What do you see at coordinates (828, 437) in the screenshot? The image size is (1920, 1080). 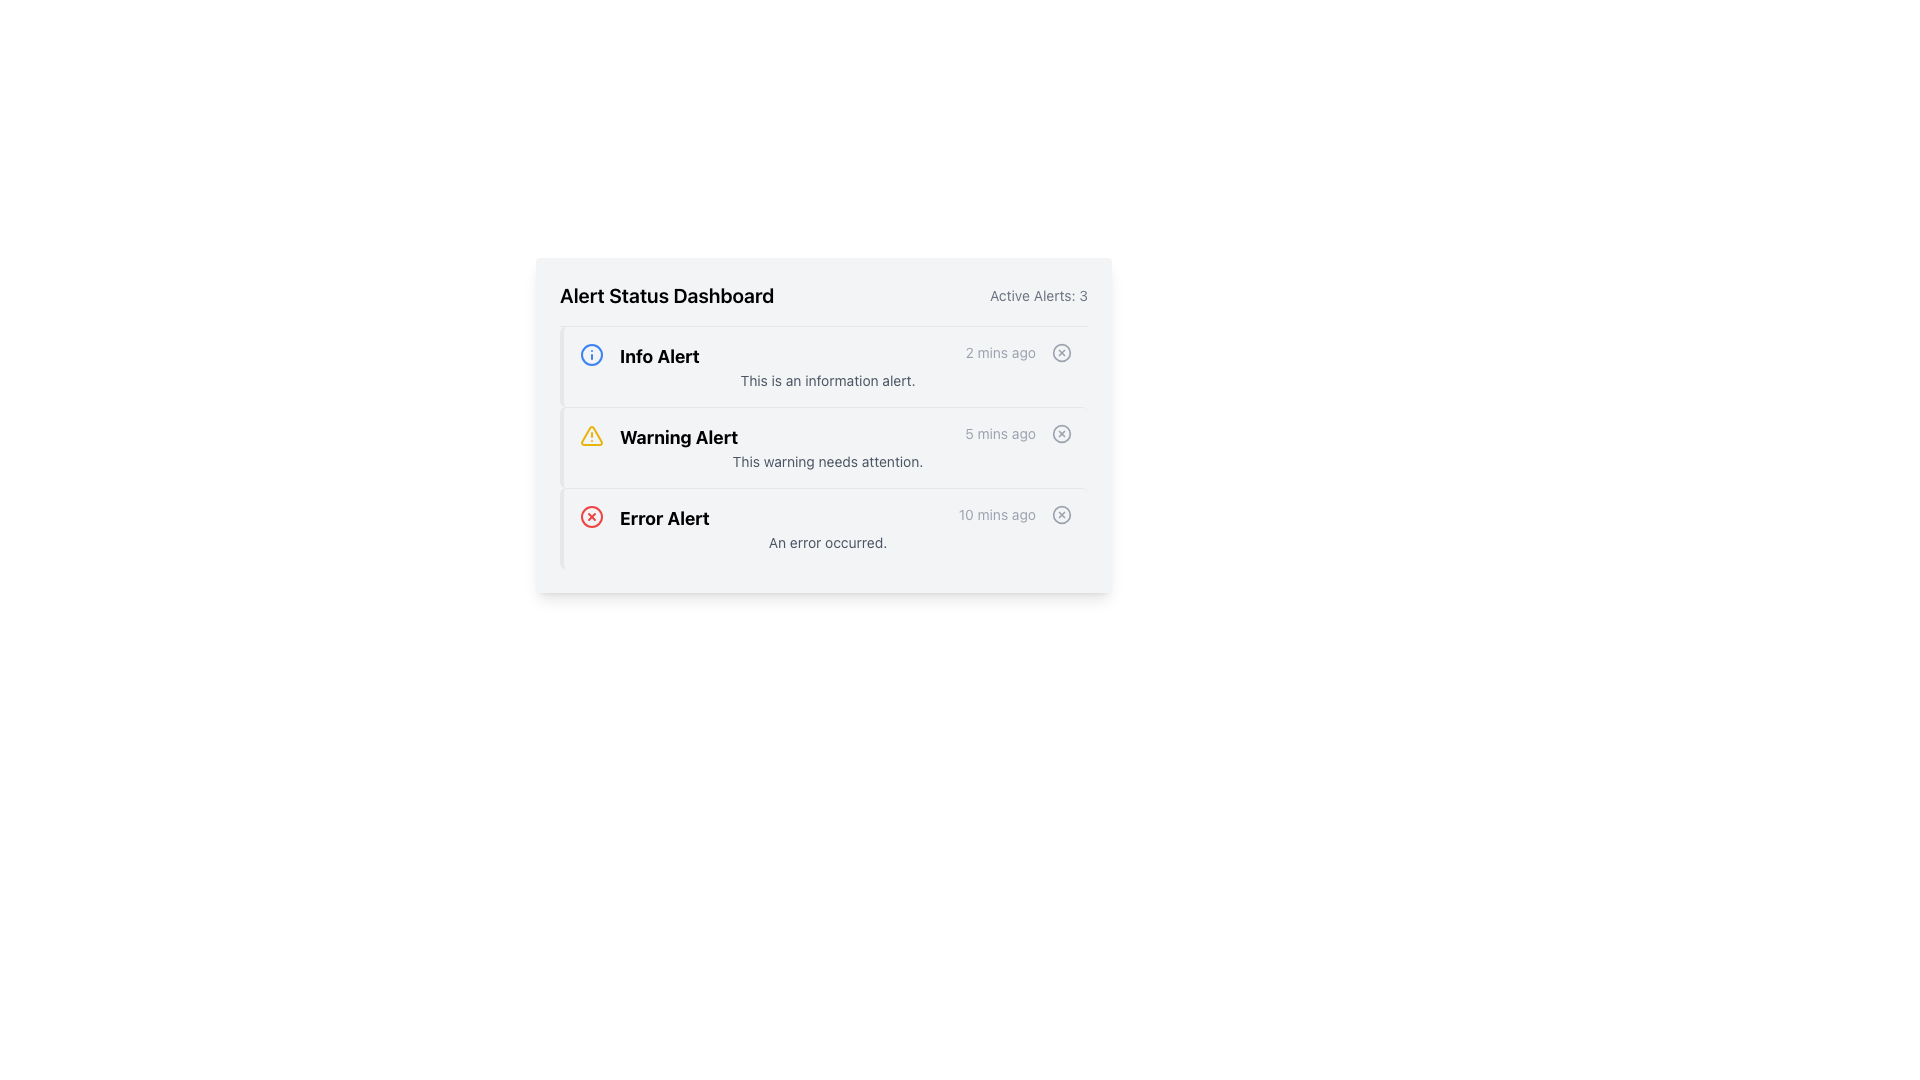 I see `the second Notification List Item in the alert panel that communicates a warning alert, positioned between the 'Info Alert' and 'Error Alert'` at bounding box center [828, 437].